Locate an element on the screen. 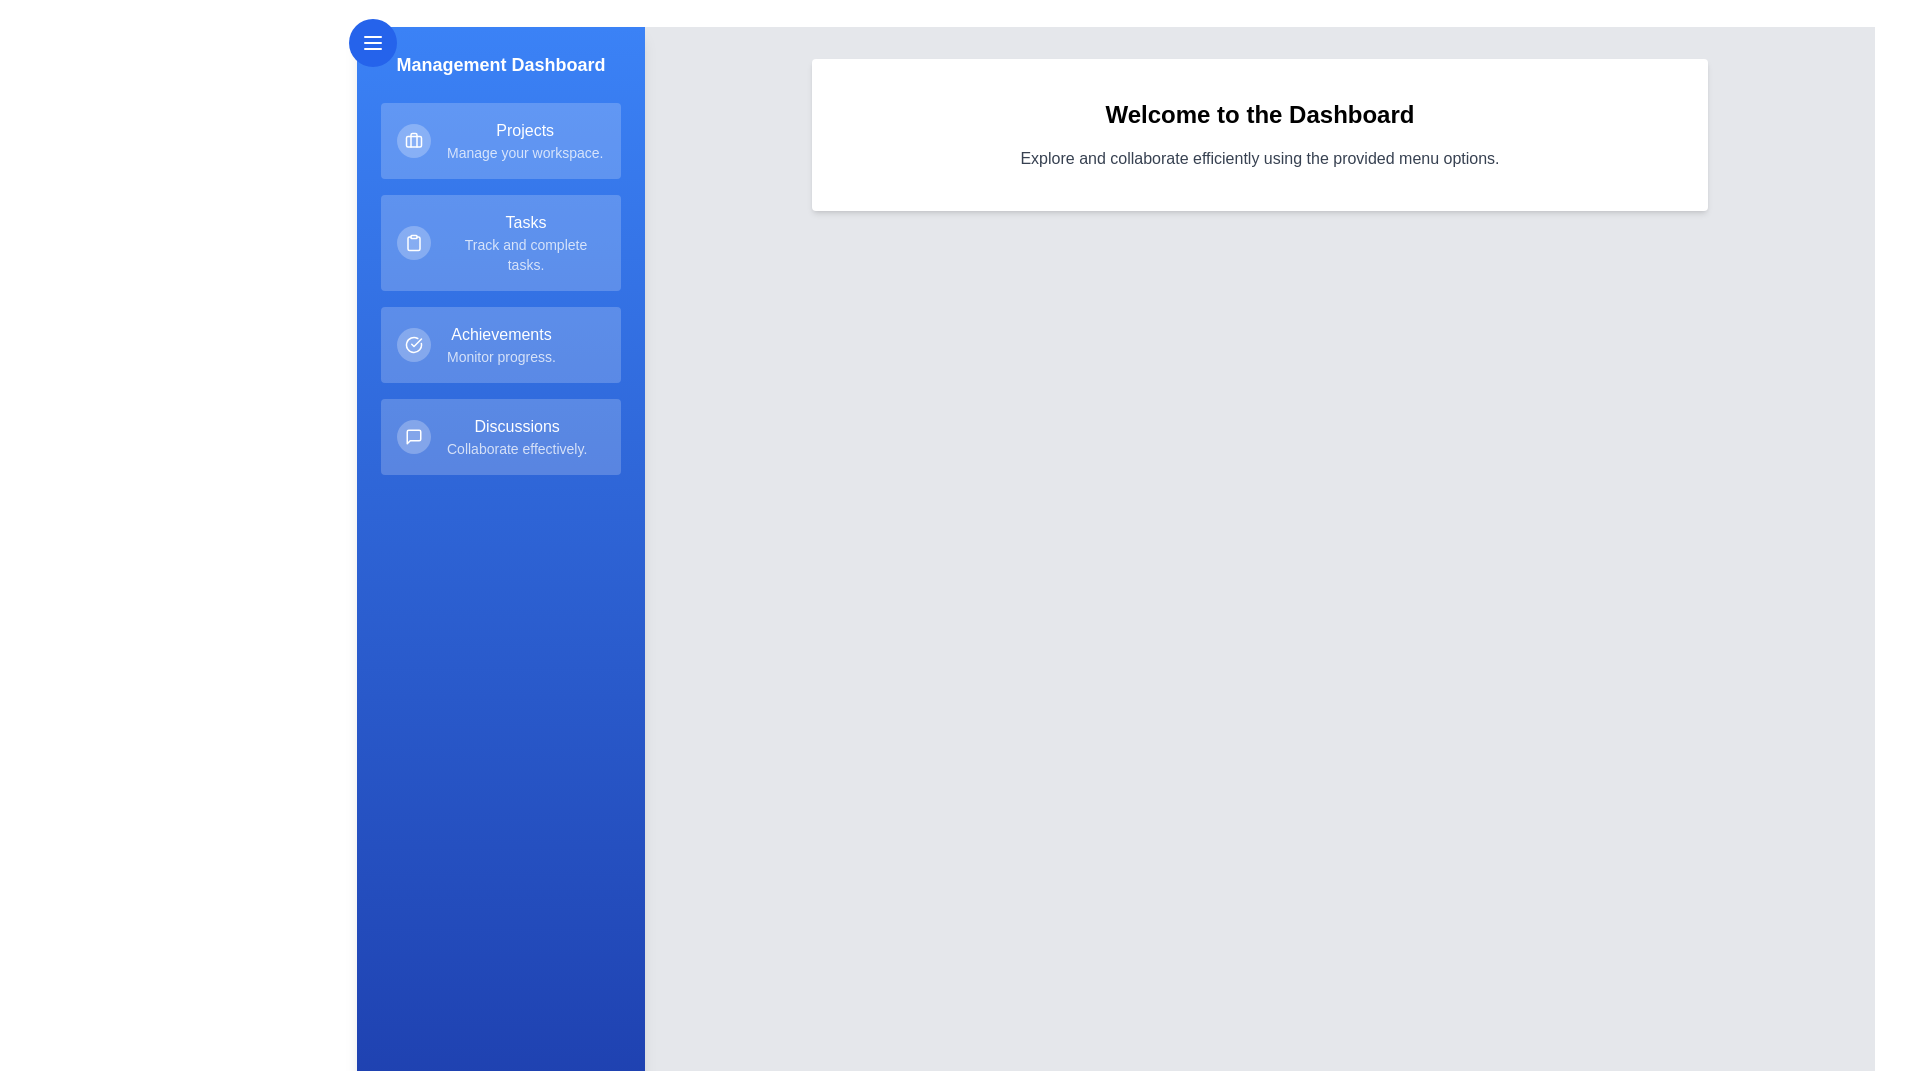 The width and height of the screenshot is (1920, 1080). the icon for Projects in the drawer is located at coordinates (412, 140).